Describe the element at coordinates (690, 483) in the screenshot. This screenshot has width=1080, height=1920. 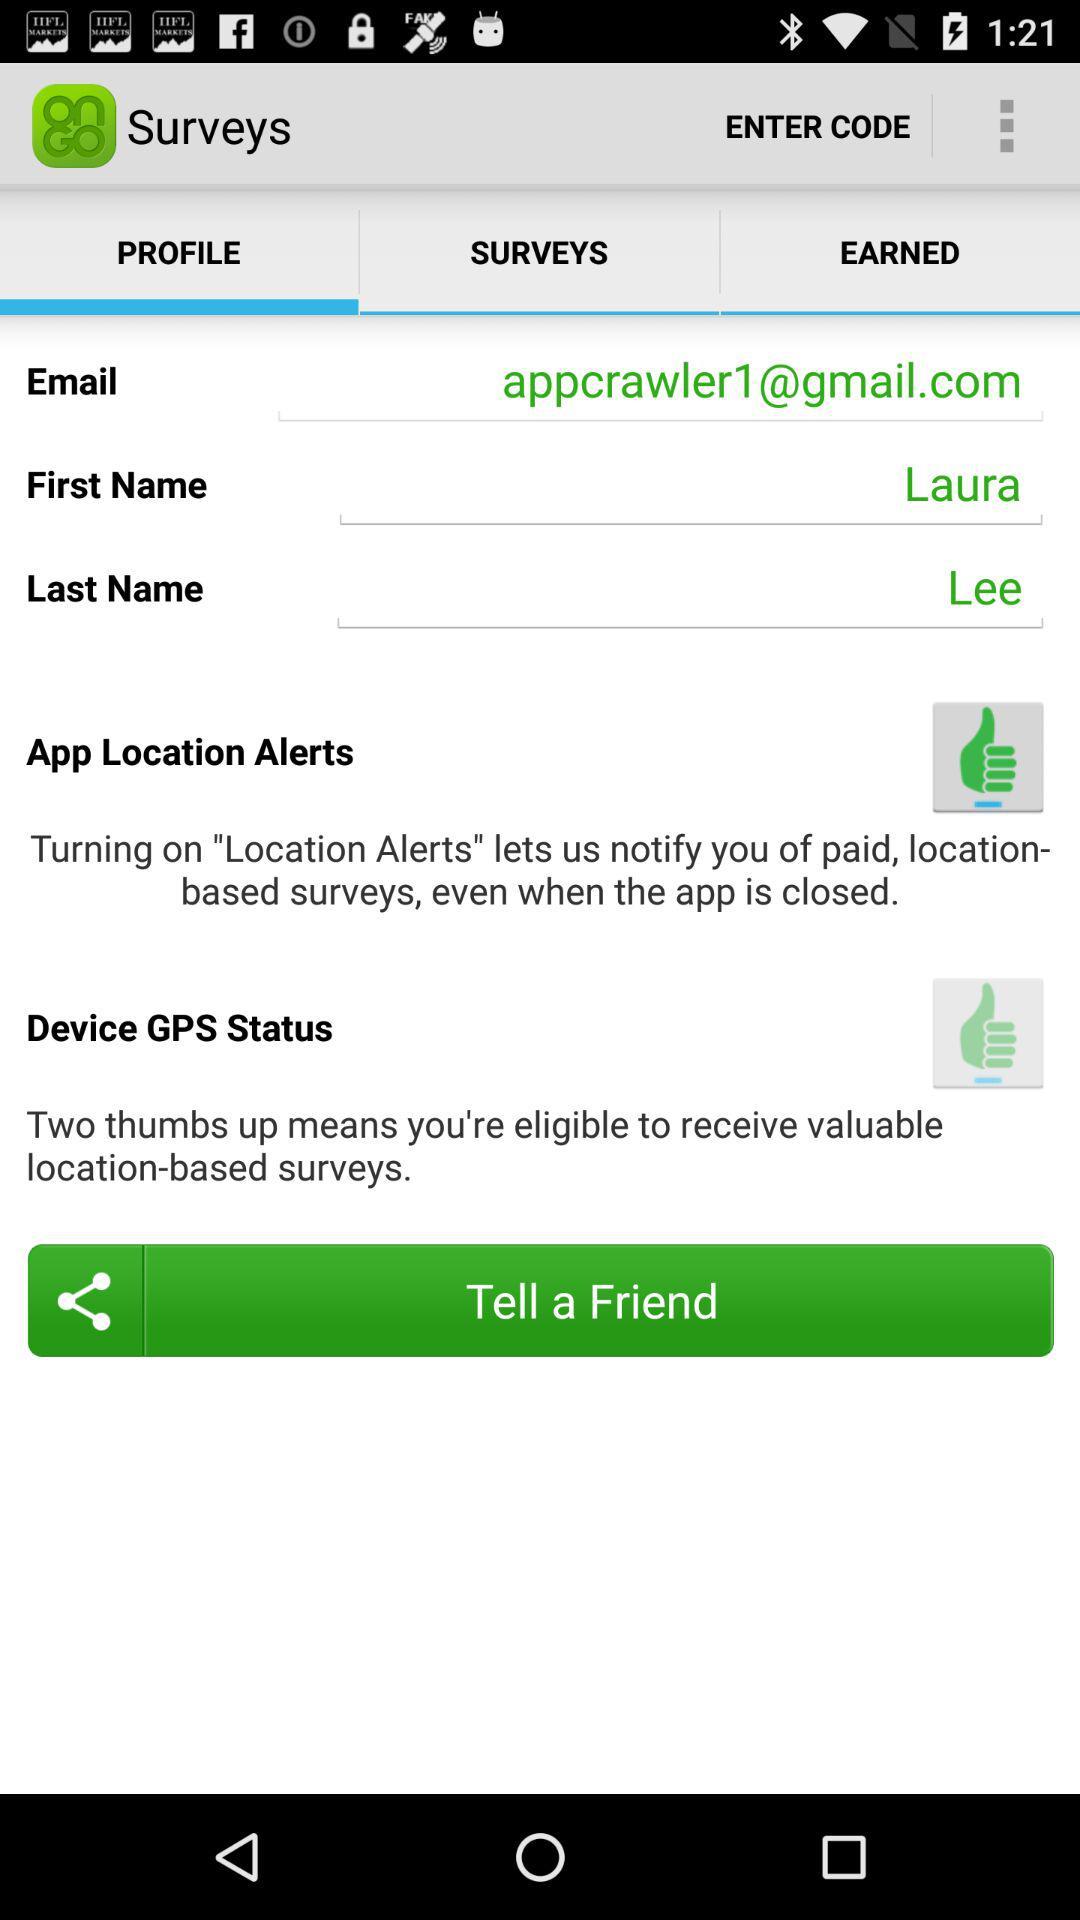
I see `item below appcrawler1@gmail.com item` at that location.